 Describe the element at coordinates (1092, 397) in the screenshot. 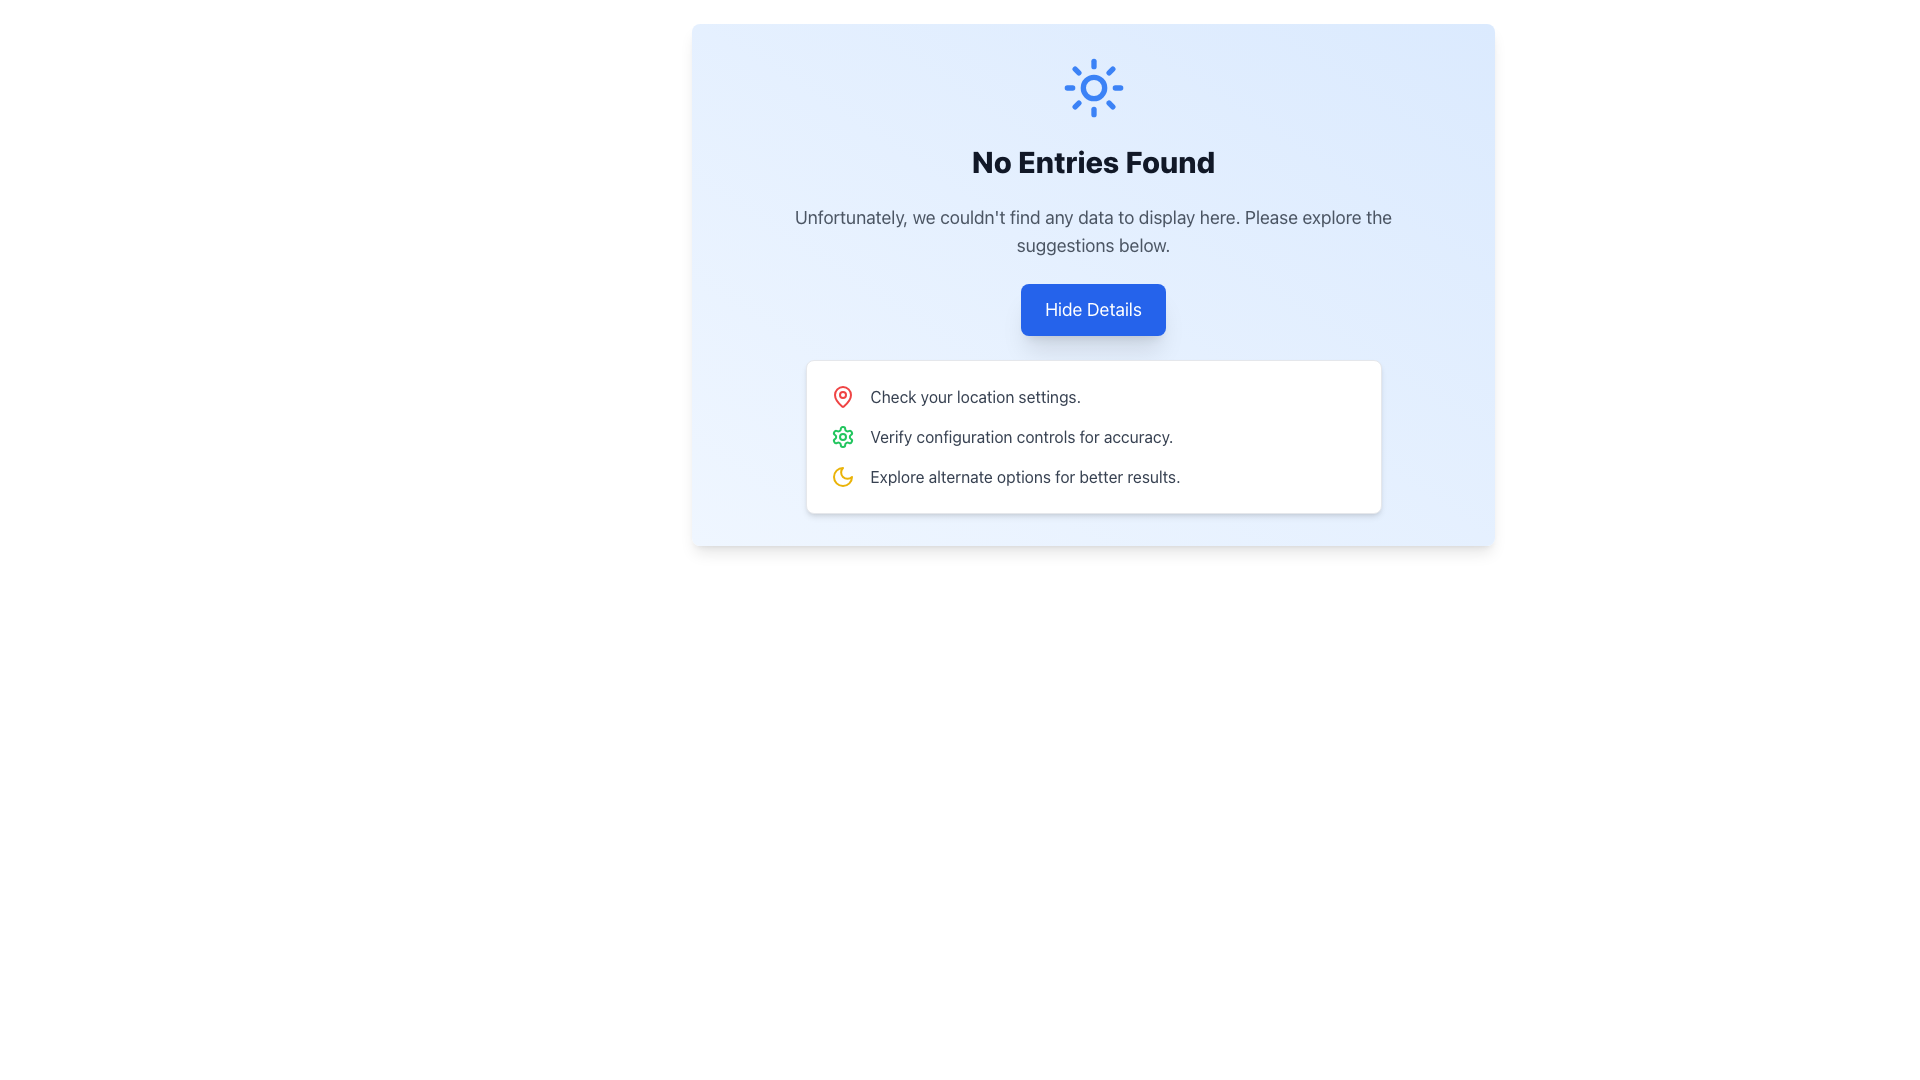

I see `the text block that displays 'Check your location settings.' and is accompanied by a red pin icon, located at the top of the suggestions list` at that location.